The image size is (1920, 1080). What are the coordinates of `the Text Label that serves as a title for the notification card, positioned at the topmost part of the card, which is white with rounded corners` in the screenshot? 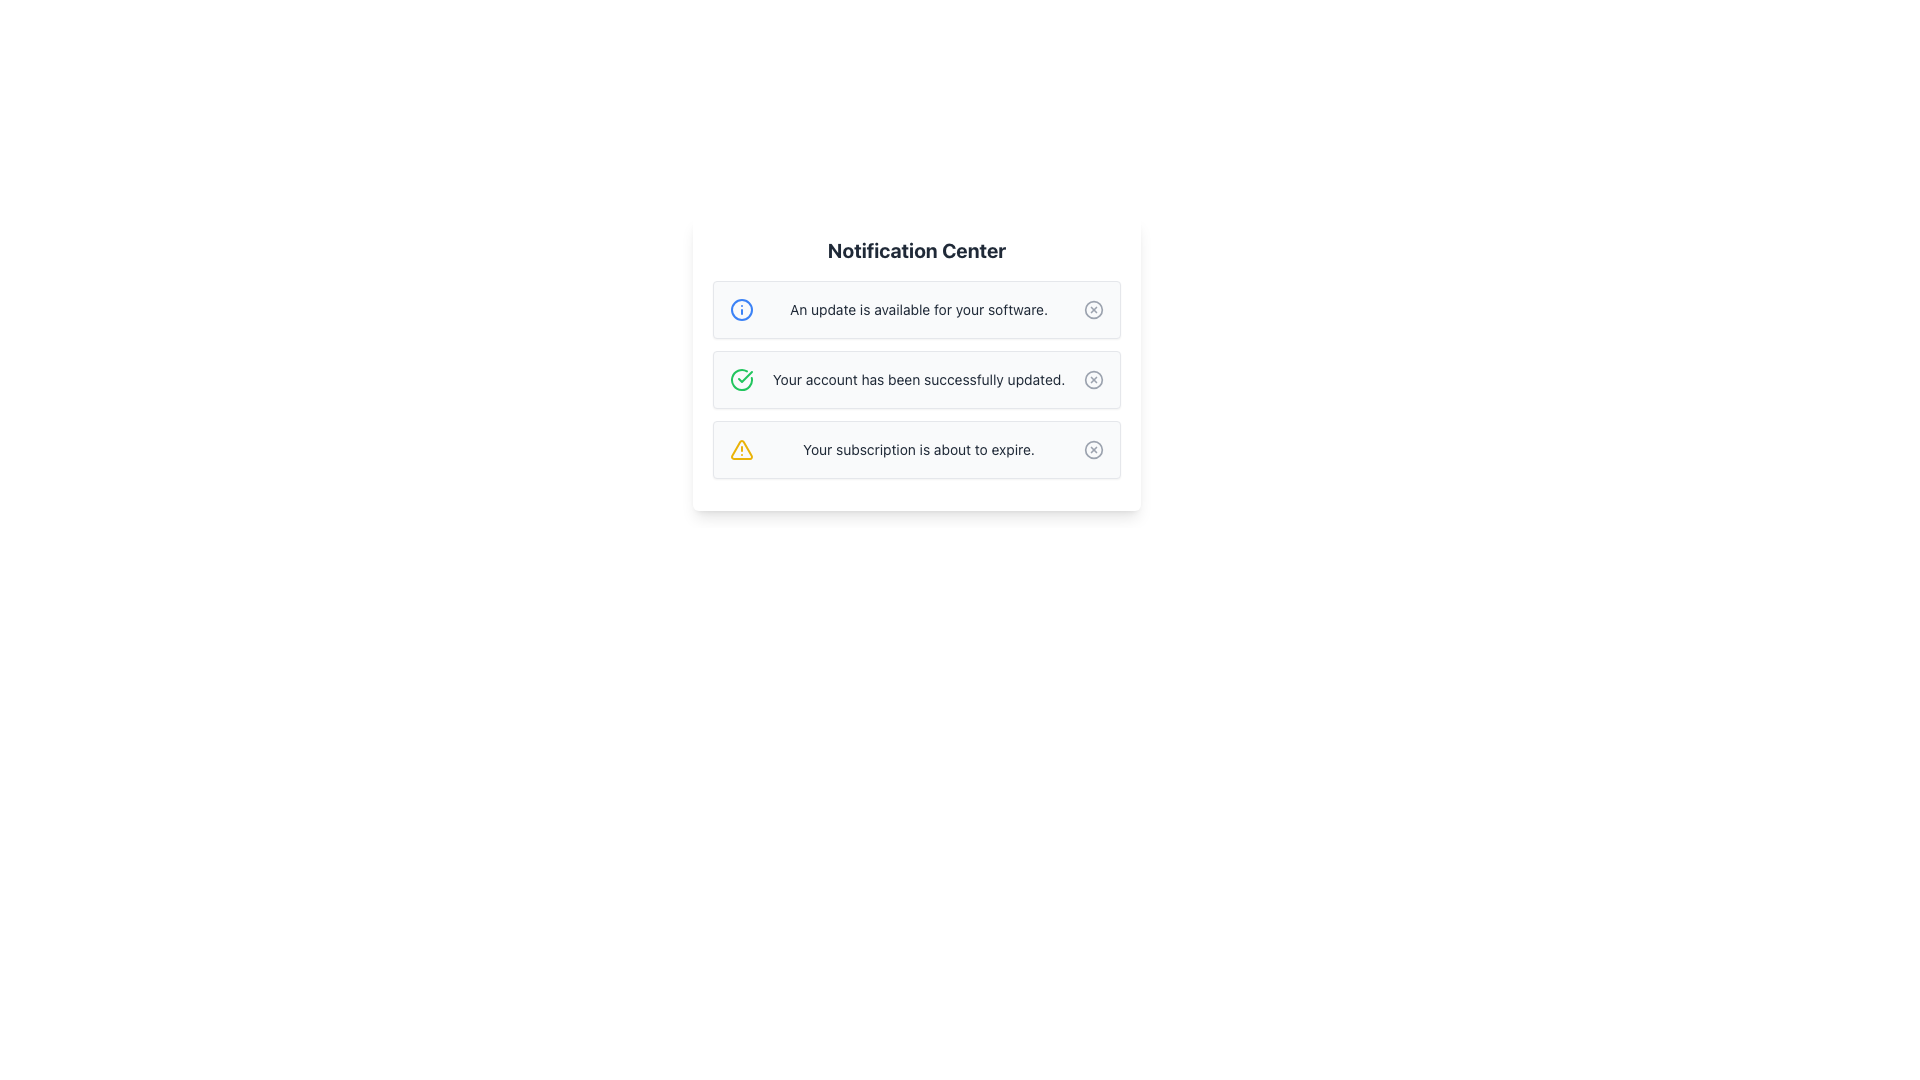 It's located at (915, 249).